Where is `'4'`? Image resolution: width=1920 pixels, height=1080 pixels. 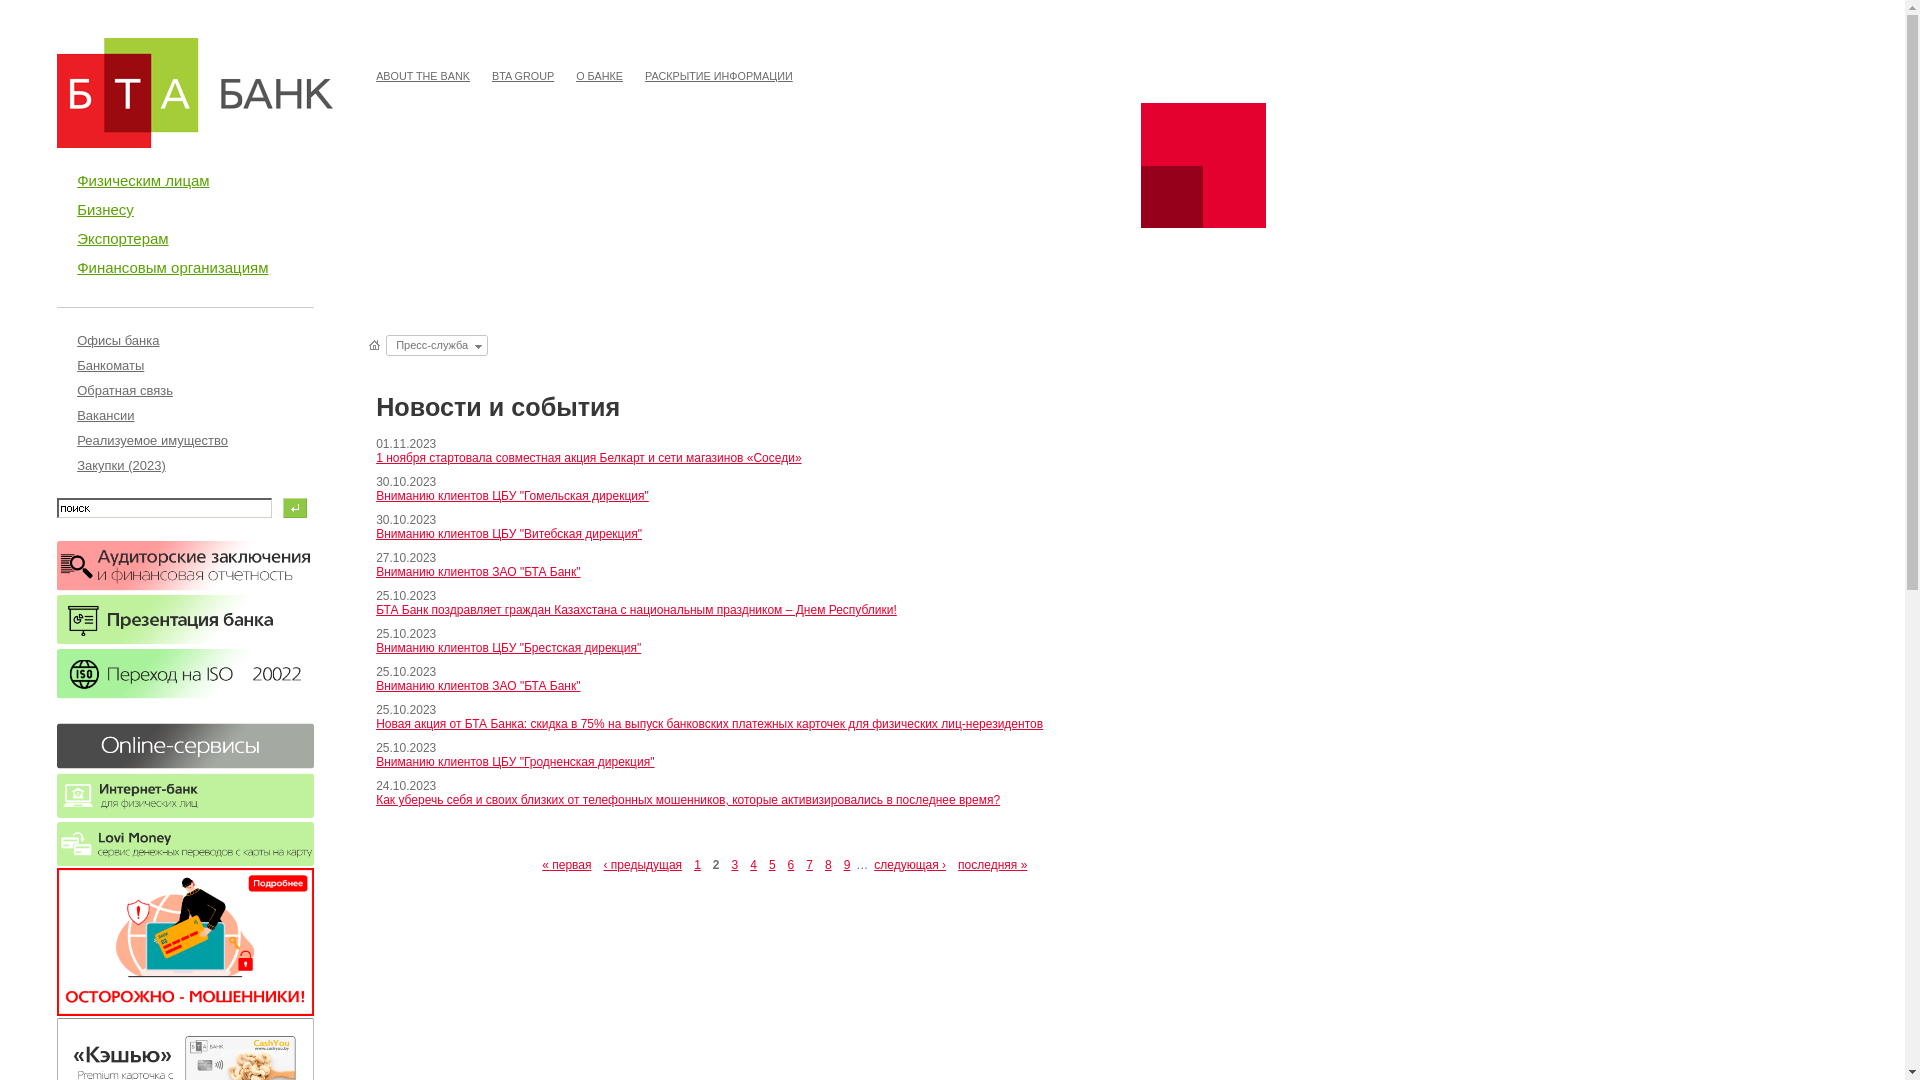
'4' is located at coordinates (752, 863).